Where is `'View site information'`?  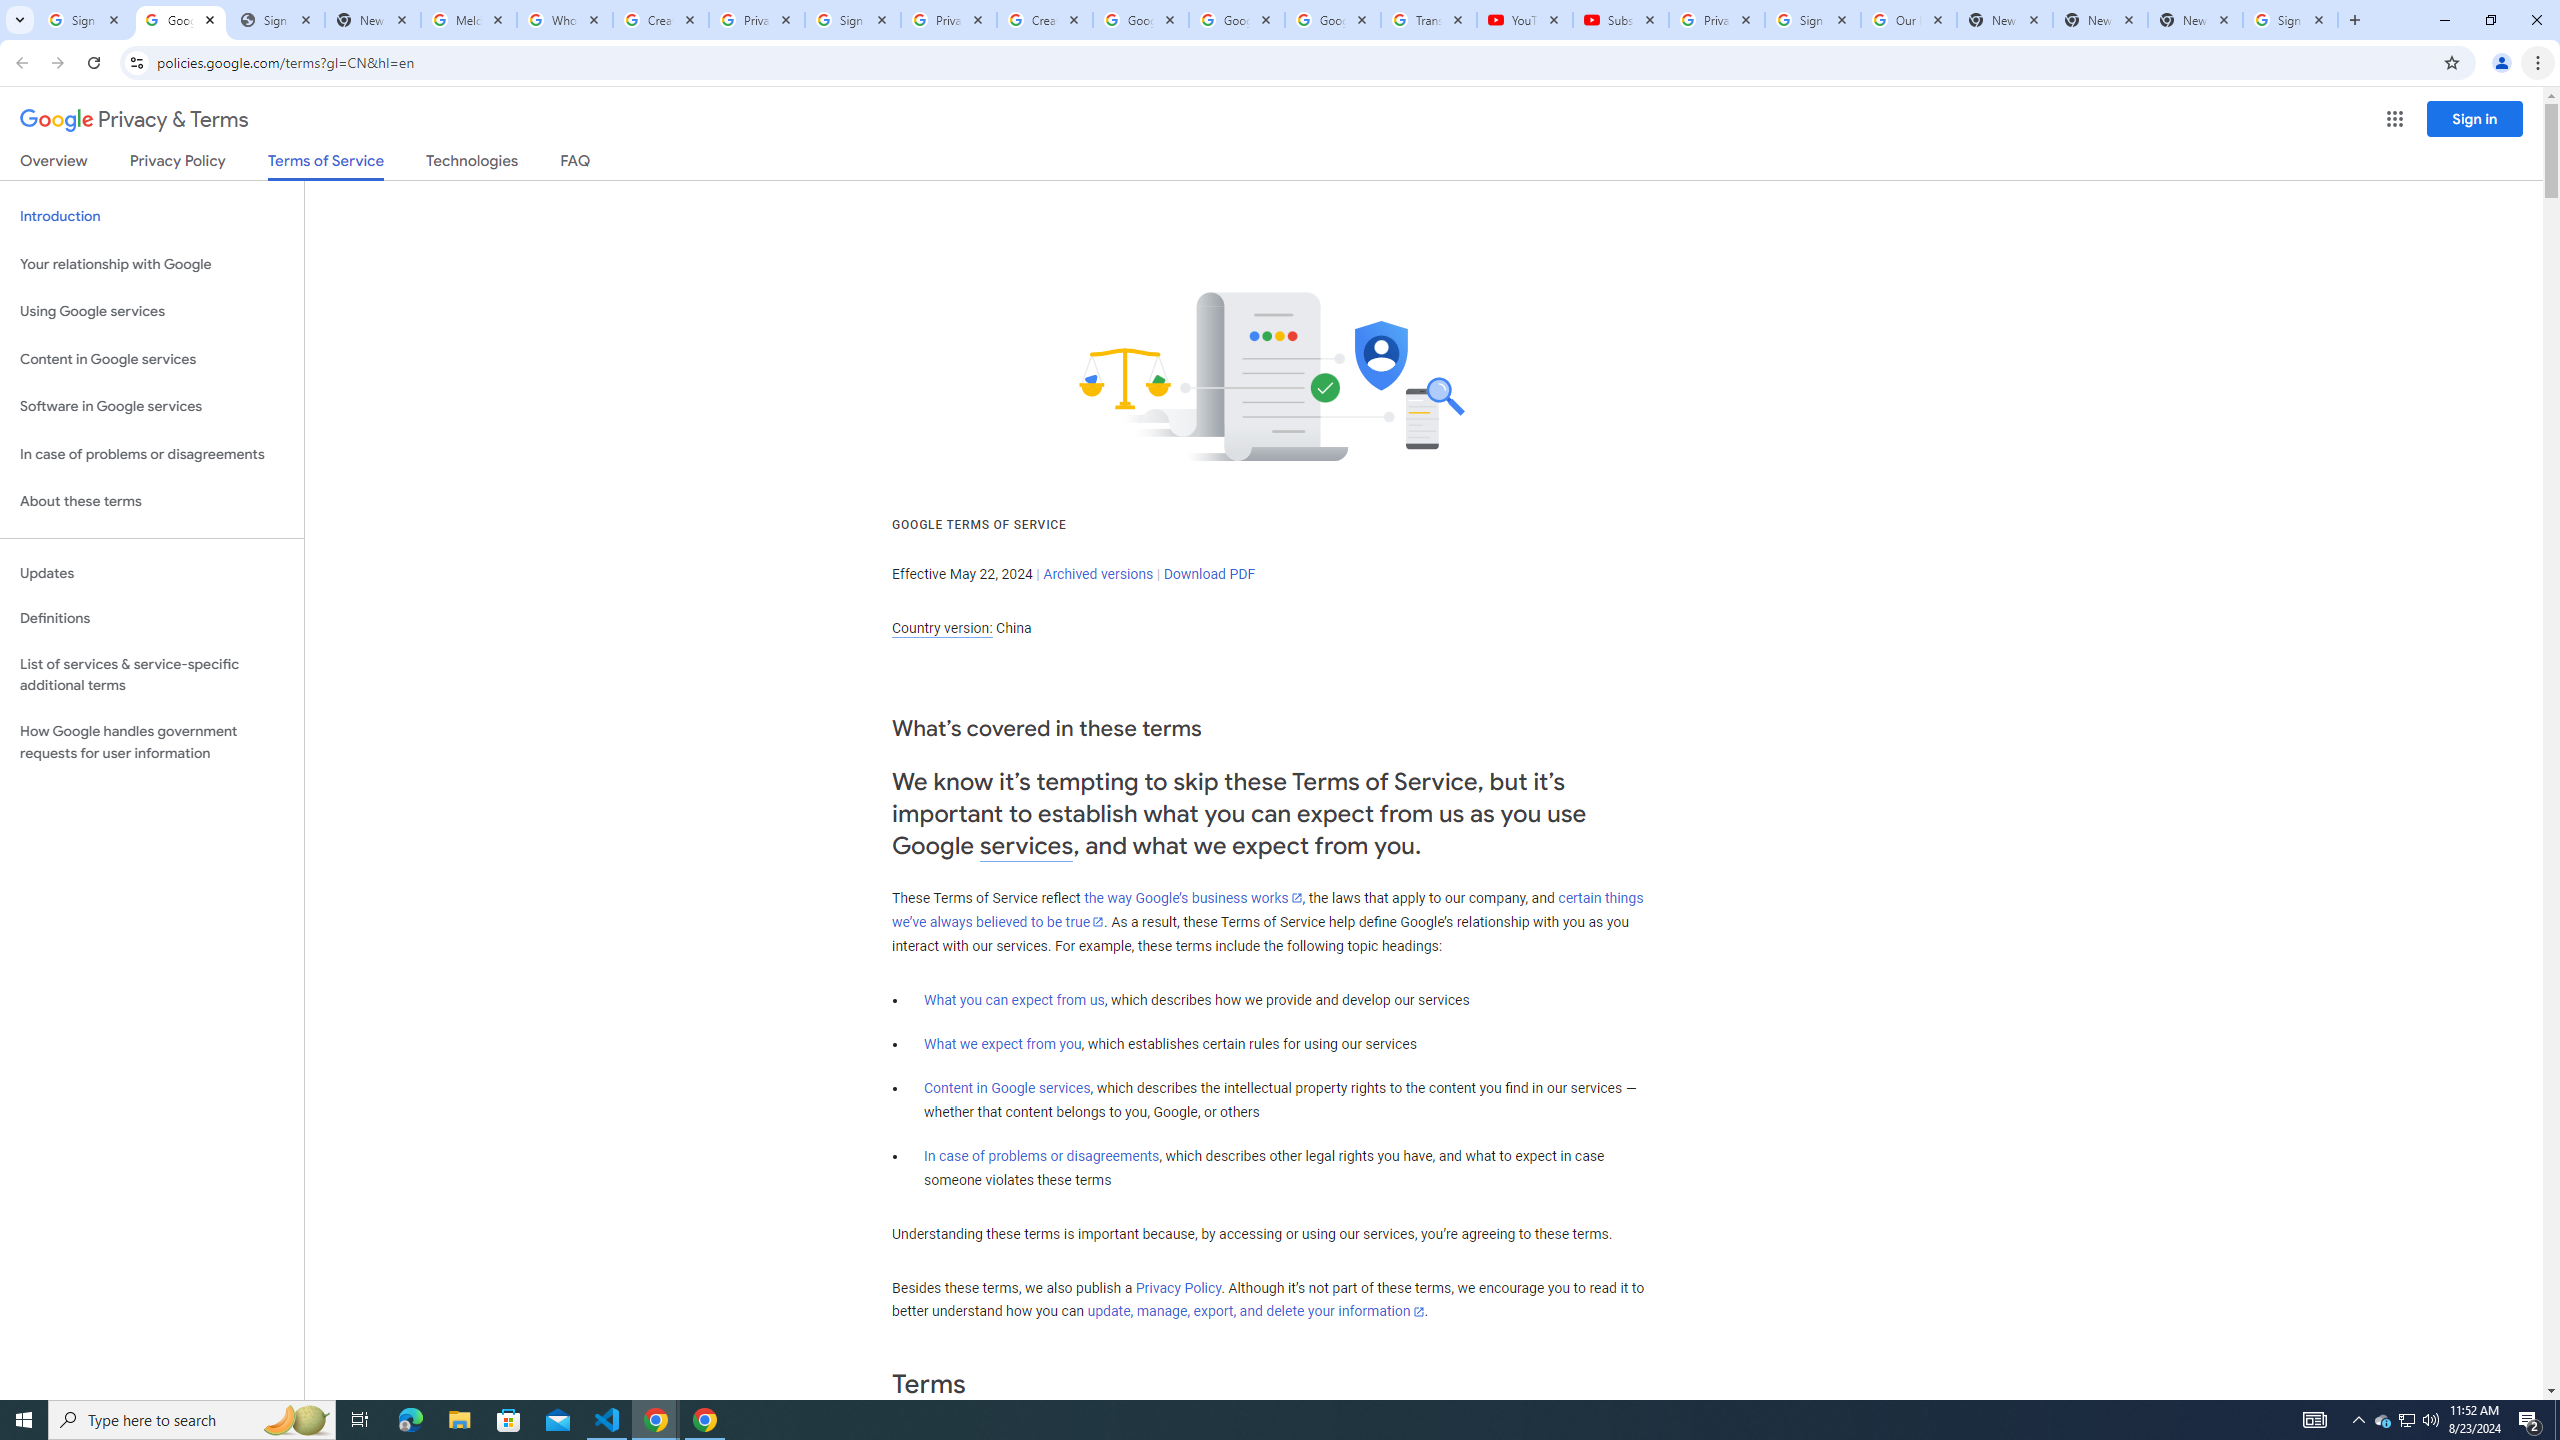 'View site information' is located at coordinates (135, 61).